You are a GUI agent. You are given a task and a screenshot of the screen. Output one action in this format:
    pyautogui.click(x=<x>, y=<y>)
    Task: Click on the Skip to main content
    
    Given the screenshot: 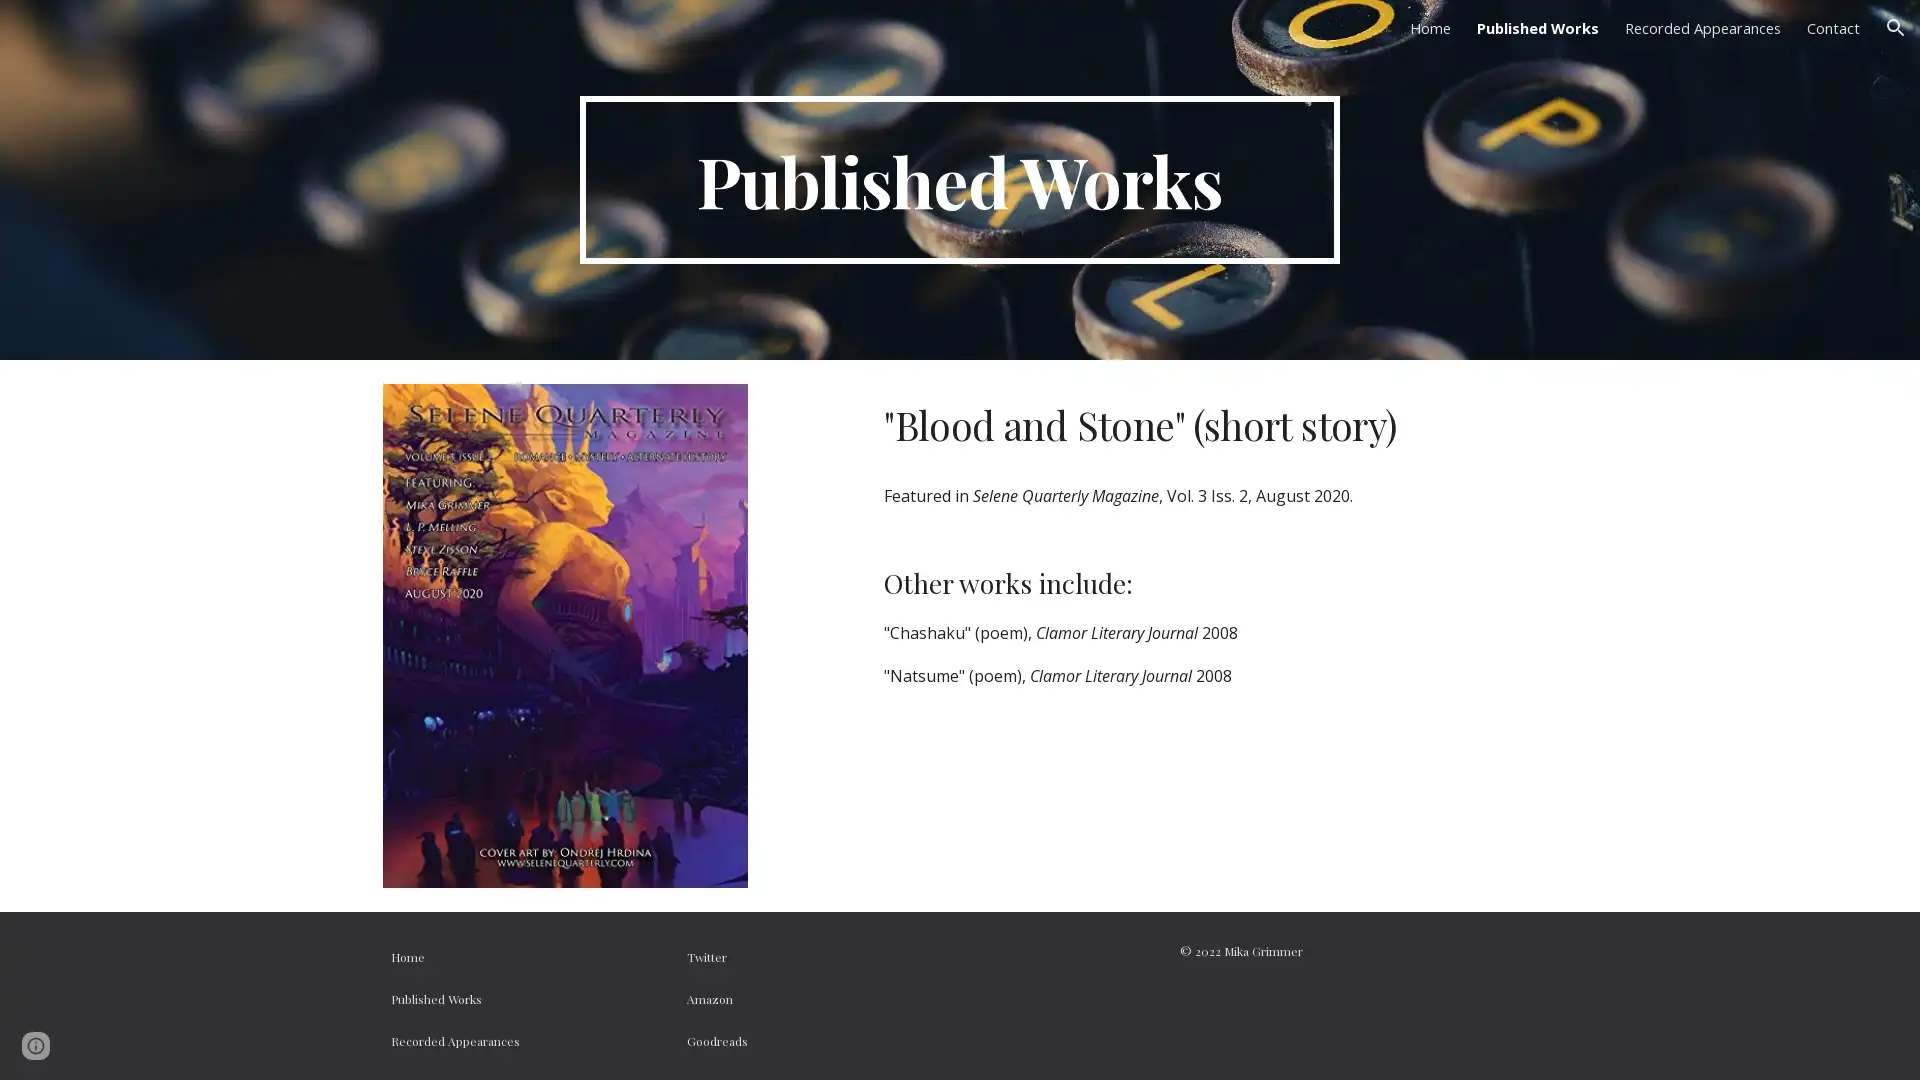 What is the action you would take?
    pyautogui.click(x=787, y=37)
    